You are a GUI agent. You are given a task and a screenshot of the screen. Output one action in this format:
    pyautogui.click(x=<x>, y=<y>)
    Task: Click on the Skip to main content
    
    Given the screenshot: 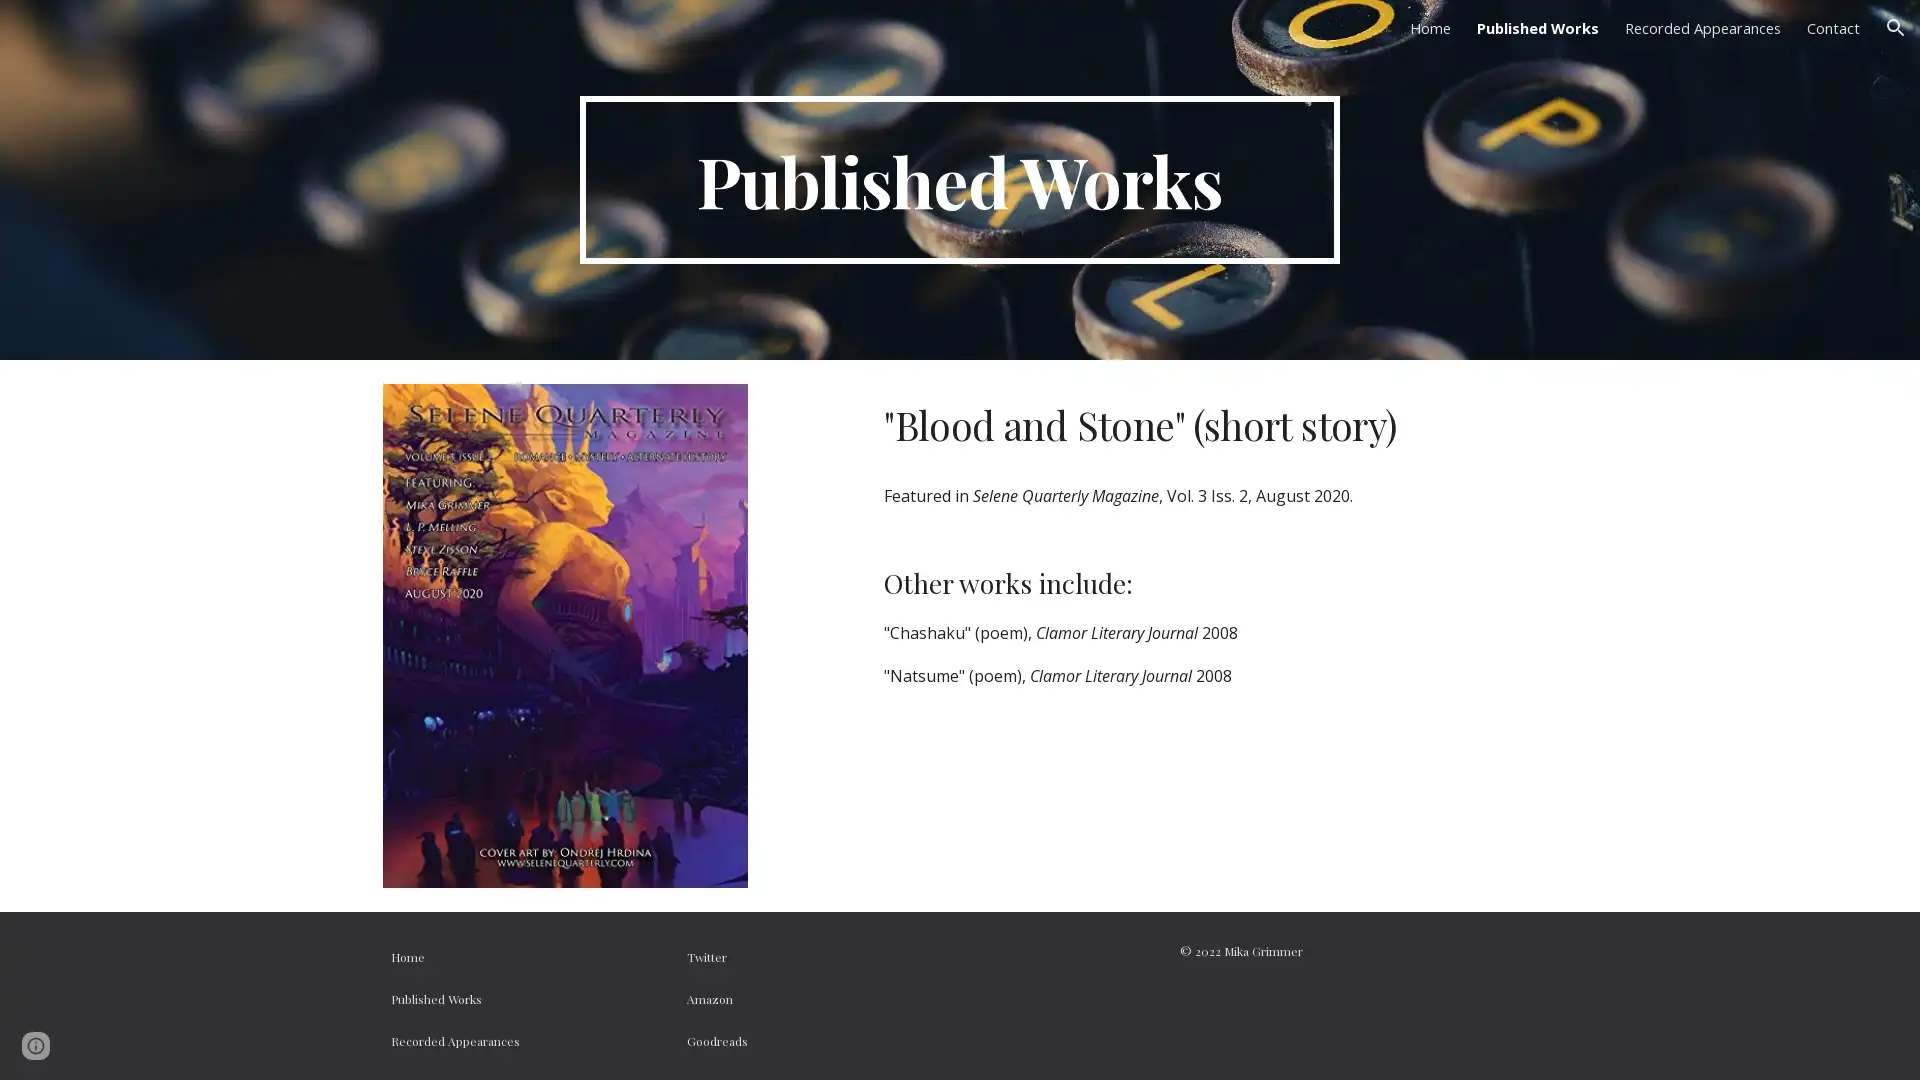 What is the action you would take?
    pyautogui.click(x=787, y=37)
    